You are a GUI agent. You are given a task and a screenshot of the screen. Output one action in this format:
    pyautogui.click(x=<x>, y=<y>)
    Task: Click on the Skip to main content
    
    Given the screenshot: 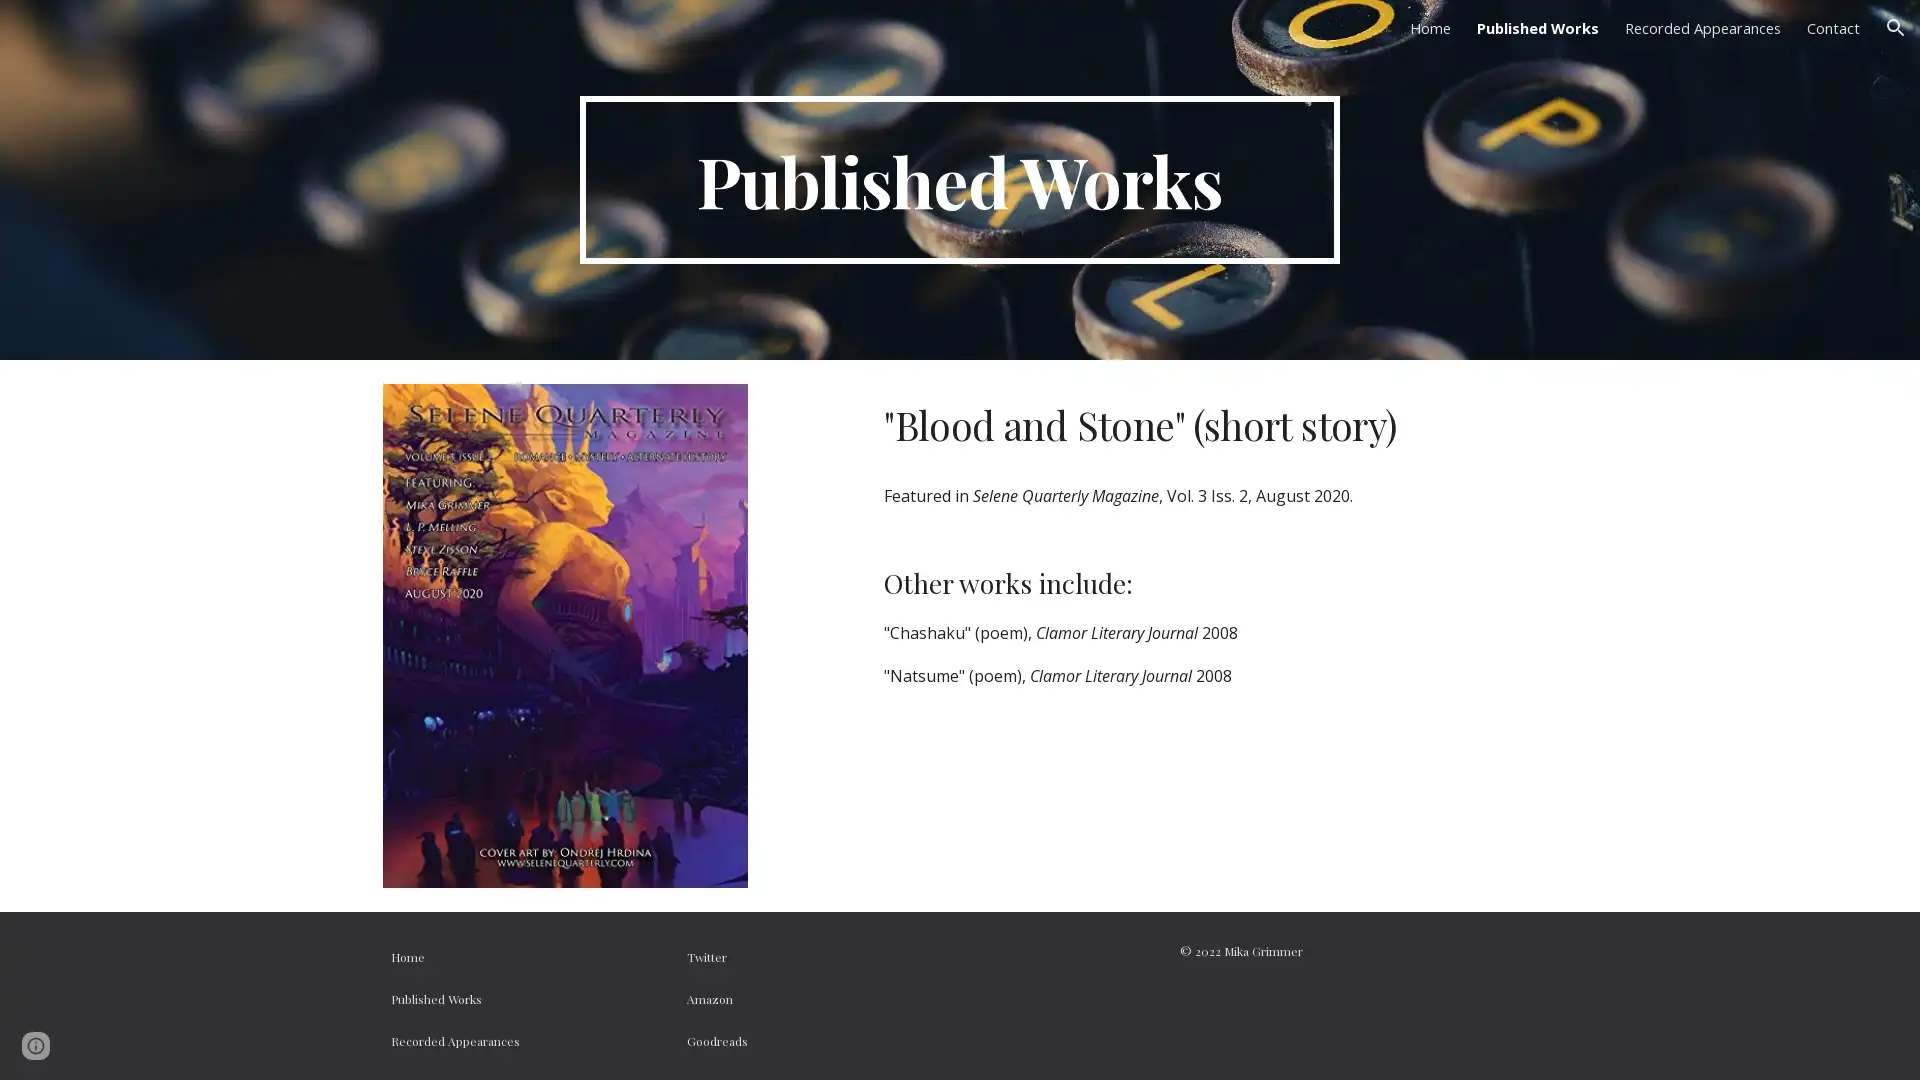 What is the action you would take?
    pyautogui.click(x=787, y=37)
    